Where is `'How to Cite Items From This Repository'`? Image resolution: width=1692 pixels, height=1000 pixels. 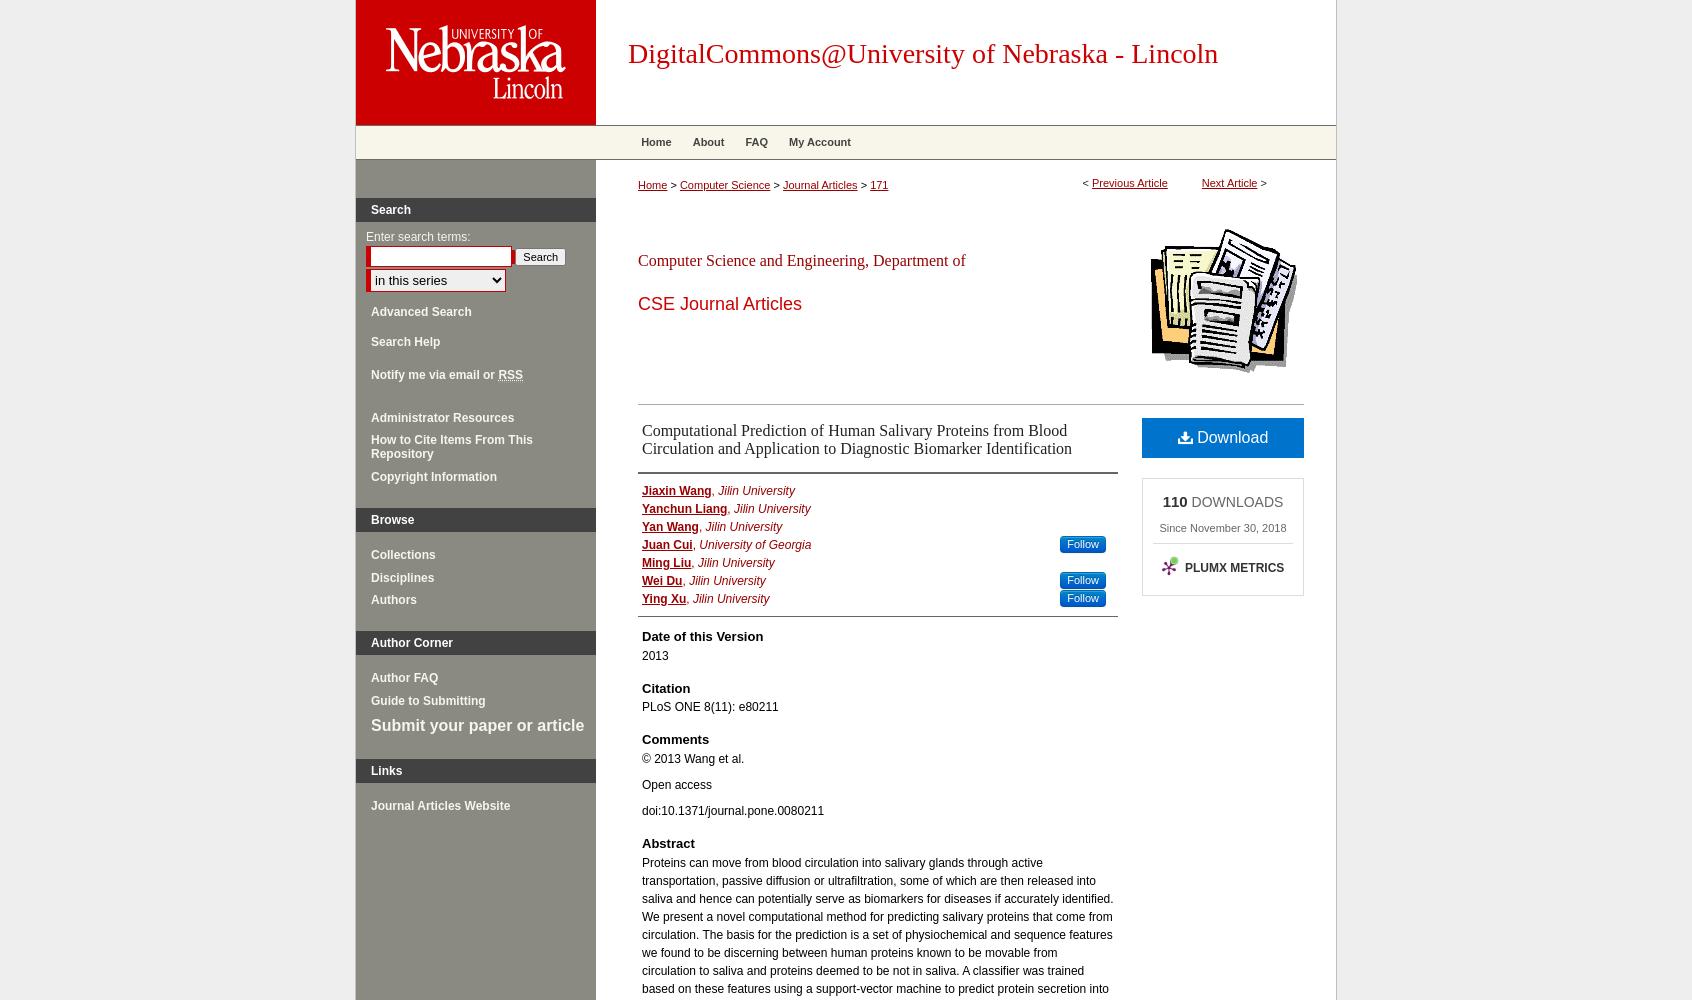
'How to Cite Items From This Repository' is located at coordinates (450, 445).